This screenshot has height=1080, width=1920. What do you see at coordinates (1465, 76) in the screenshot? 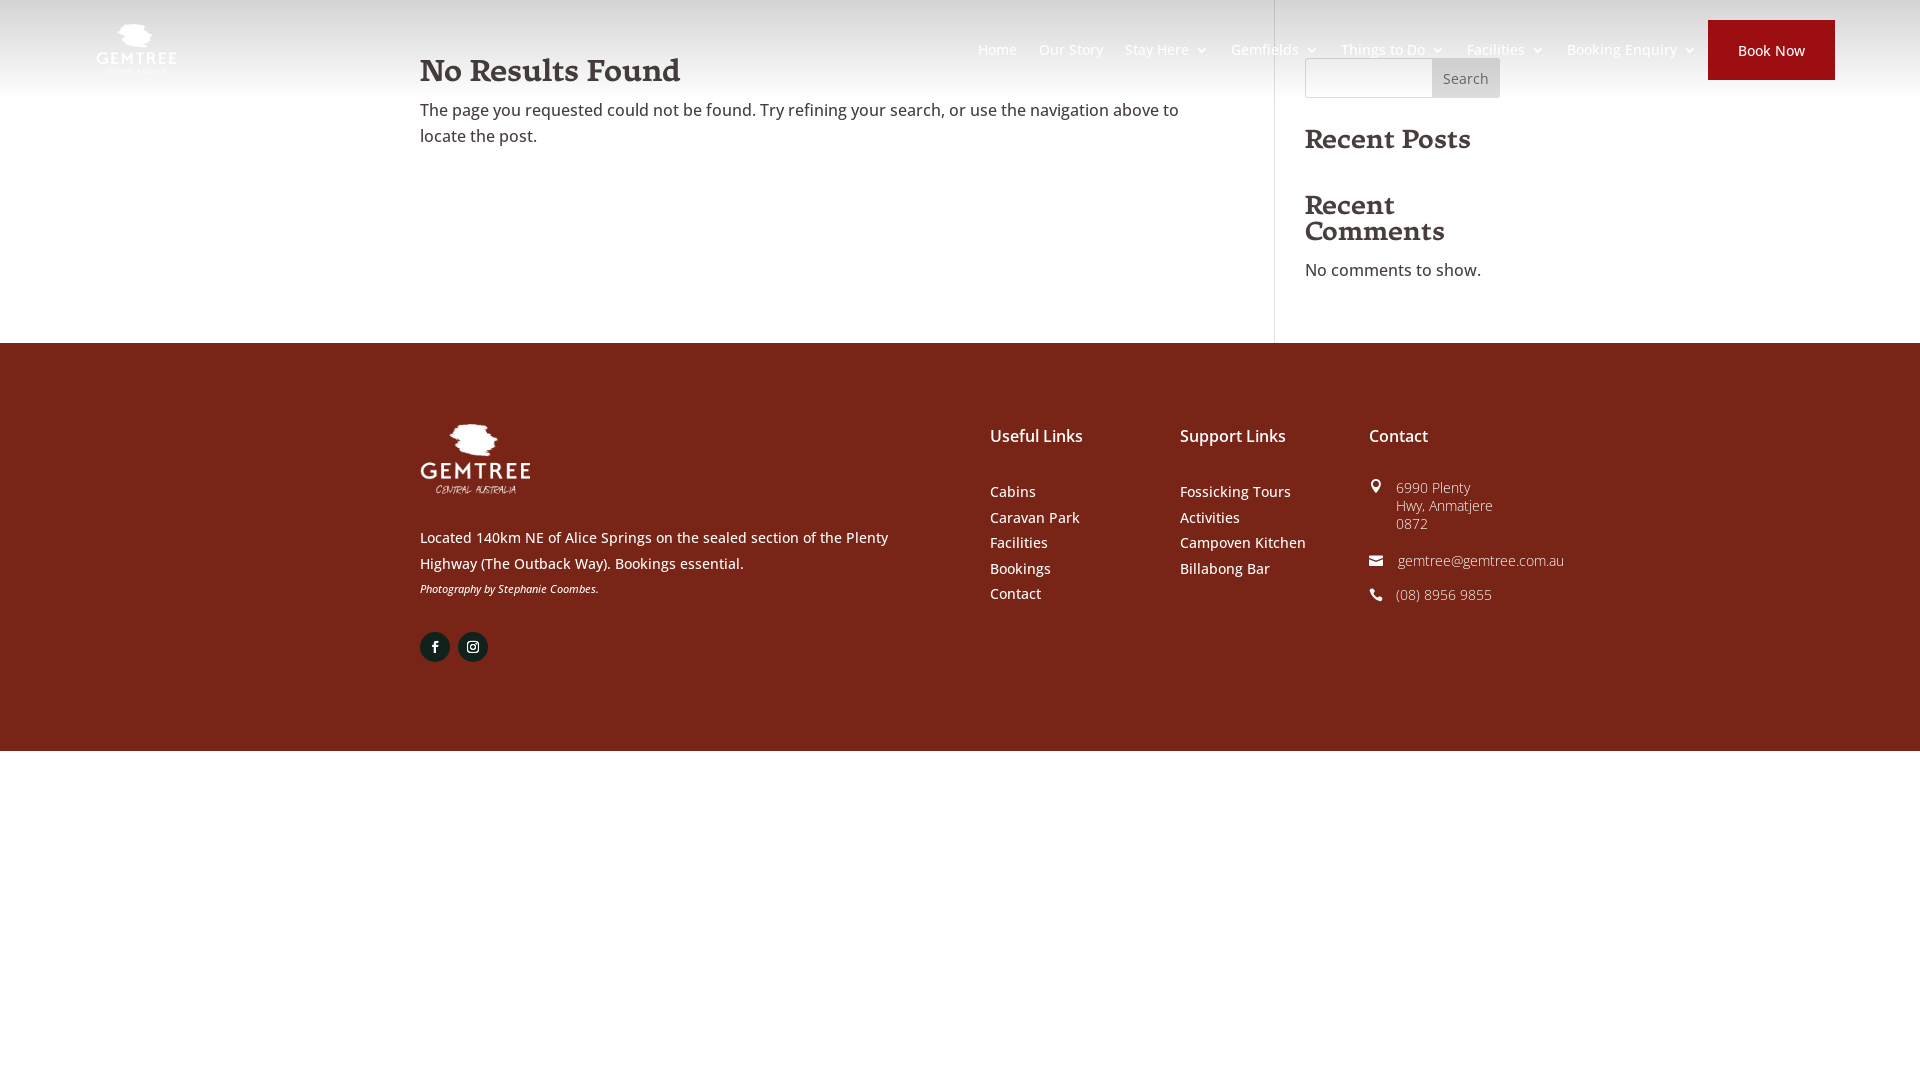
I see `'Search'` at bounding box center [1465, 76].